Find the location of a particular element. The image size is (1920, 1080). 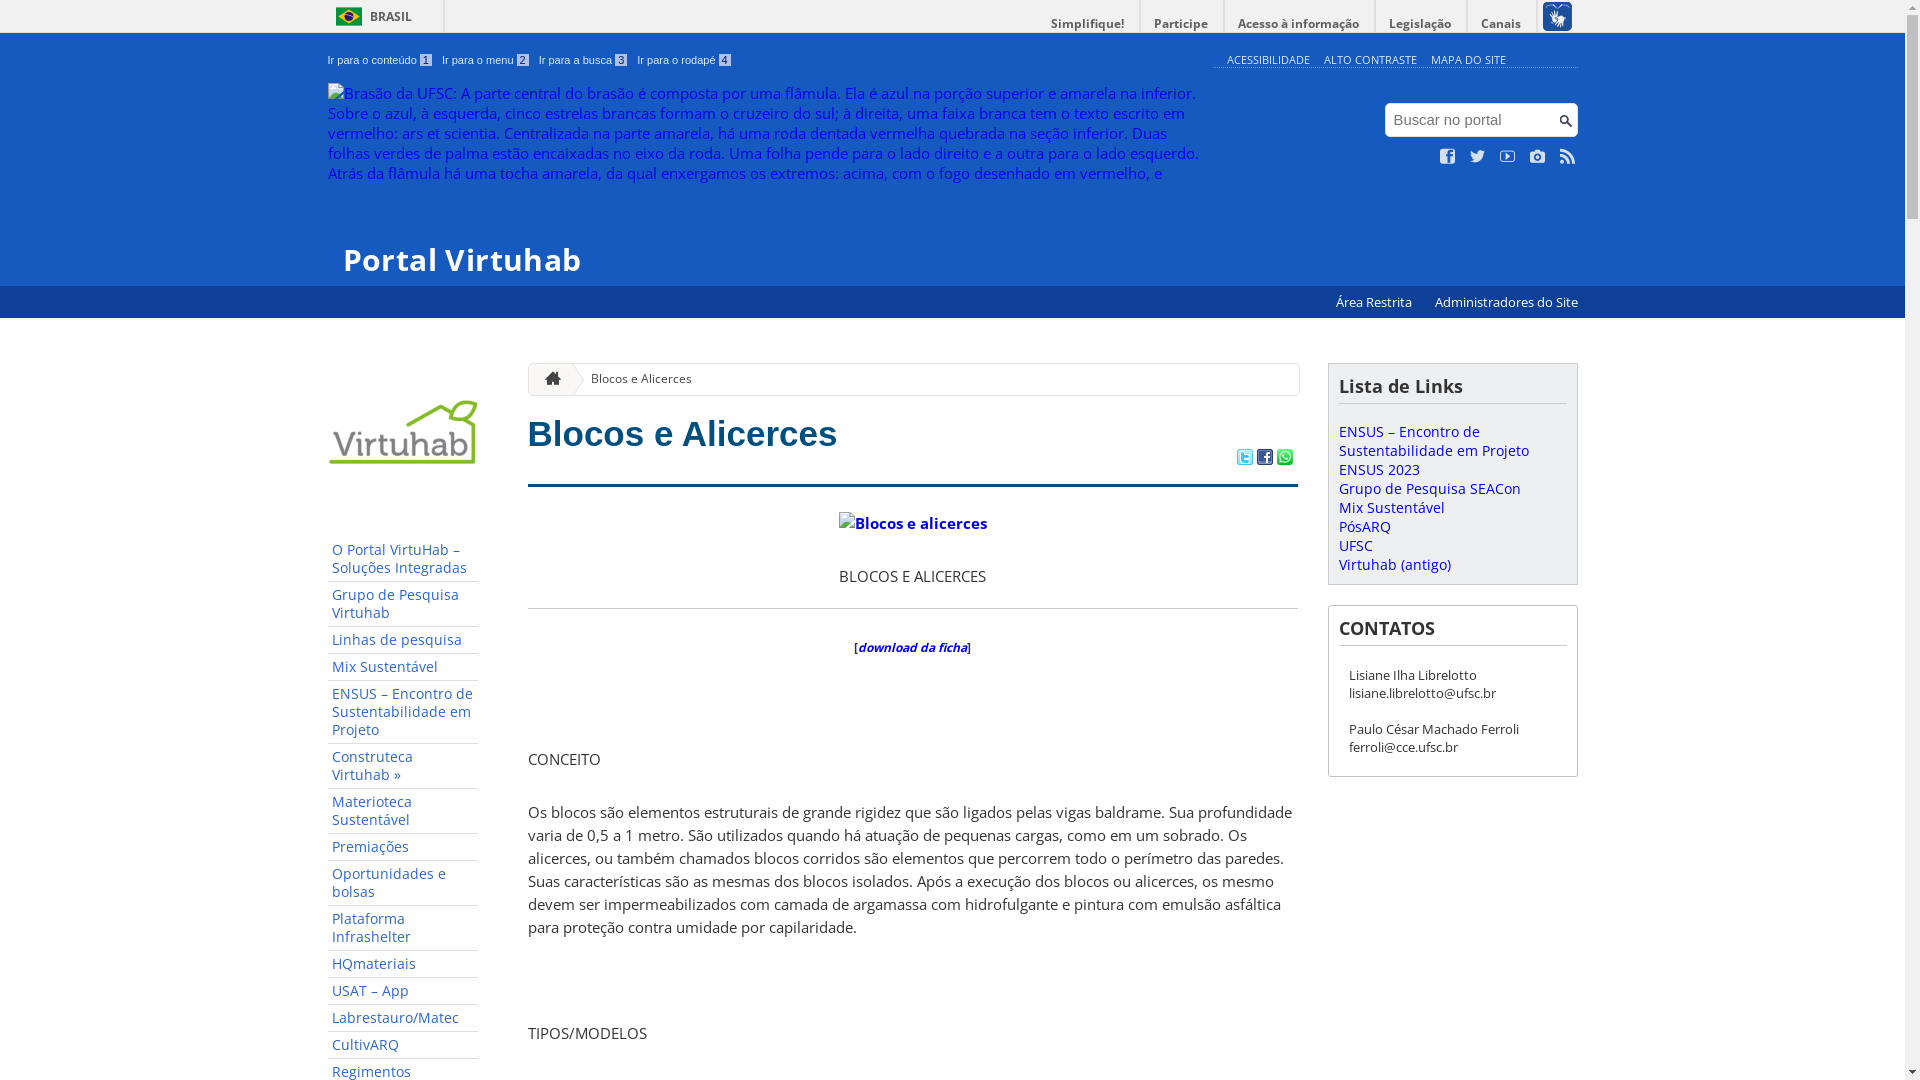

'Grupo de Pesquisa SEACon' is located at coordinates (1428, 488).